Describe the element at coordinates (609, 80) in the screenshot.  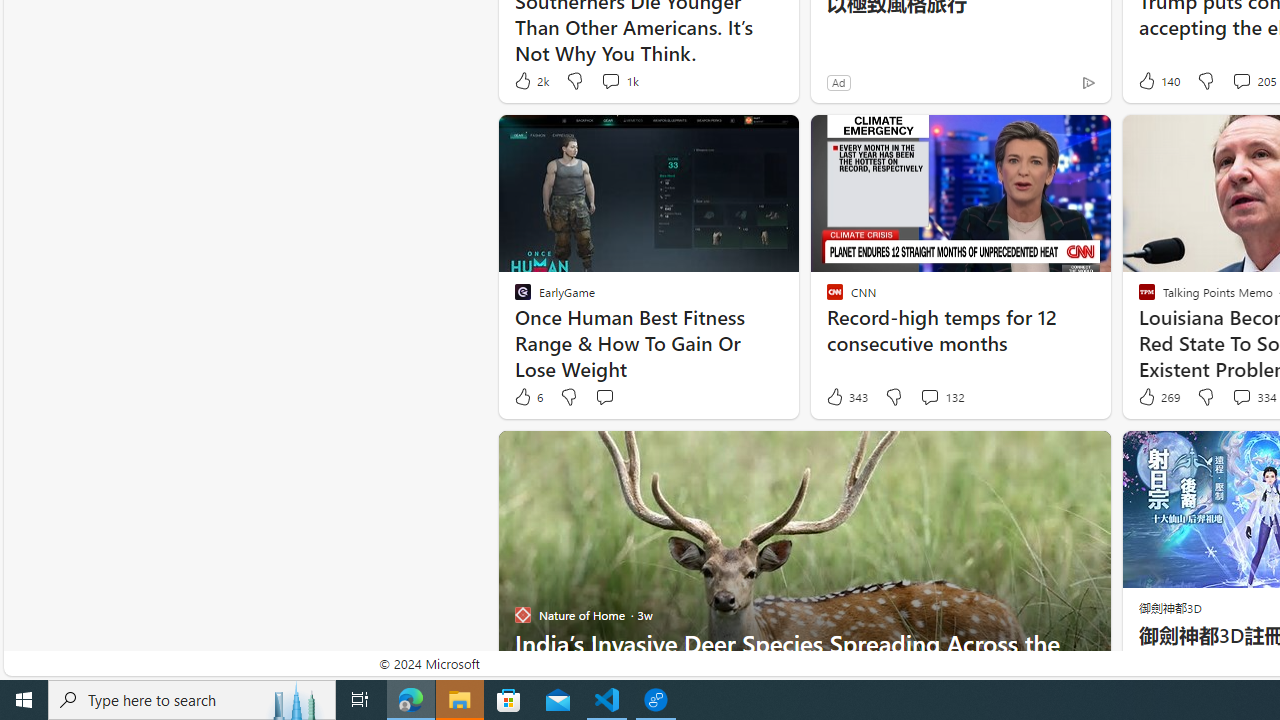
I see `'View comments 1k Comment'` at that location.